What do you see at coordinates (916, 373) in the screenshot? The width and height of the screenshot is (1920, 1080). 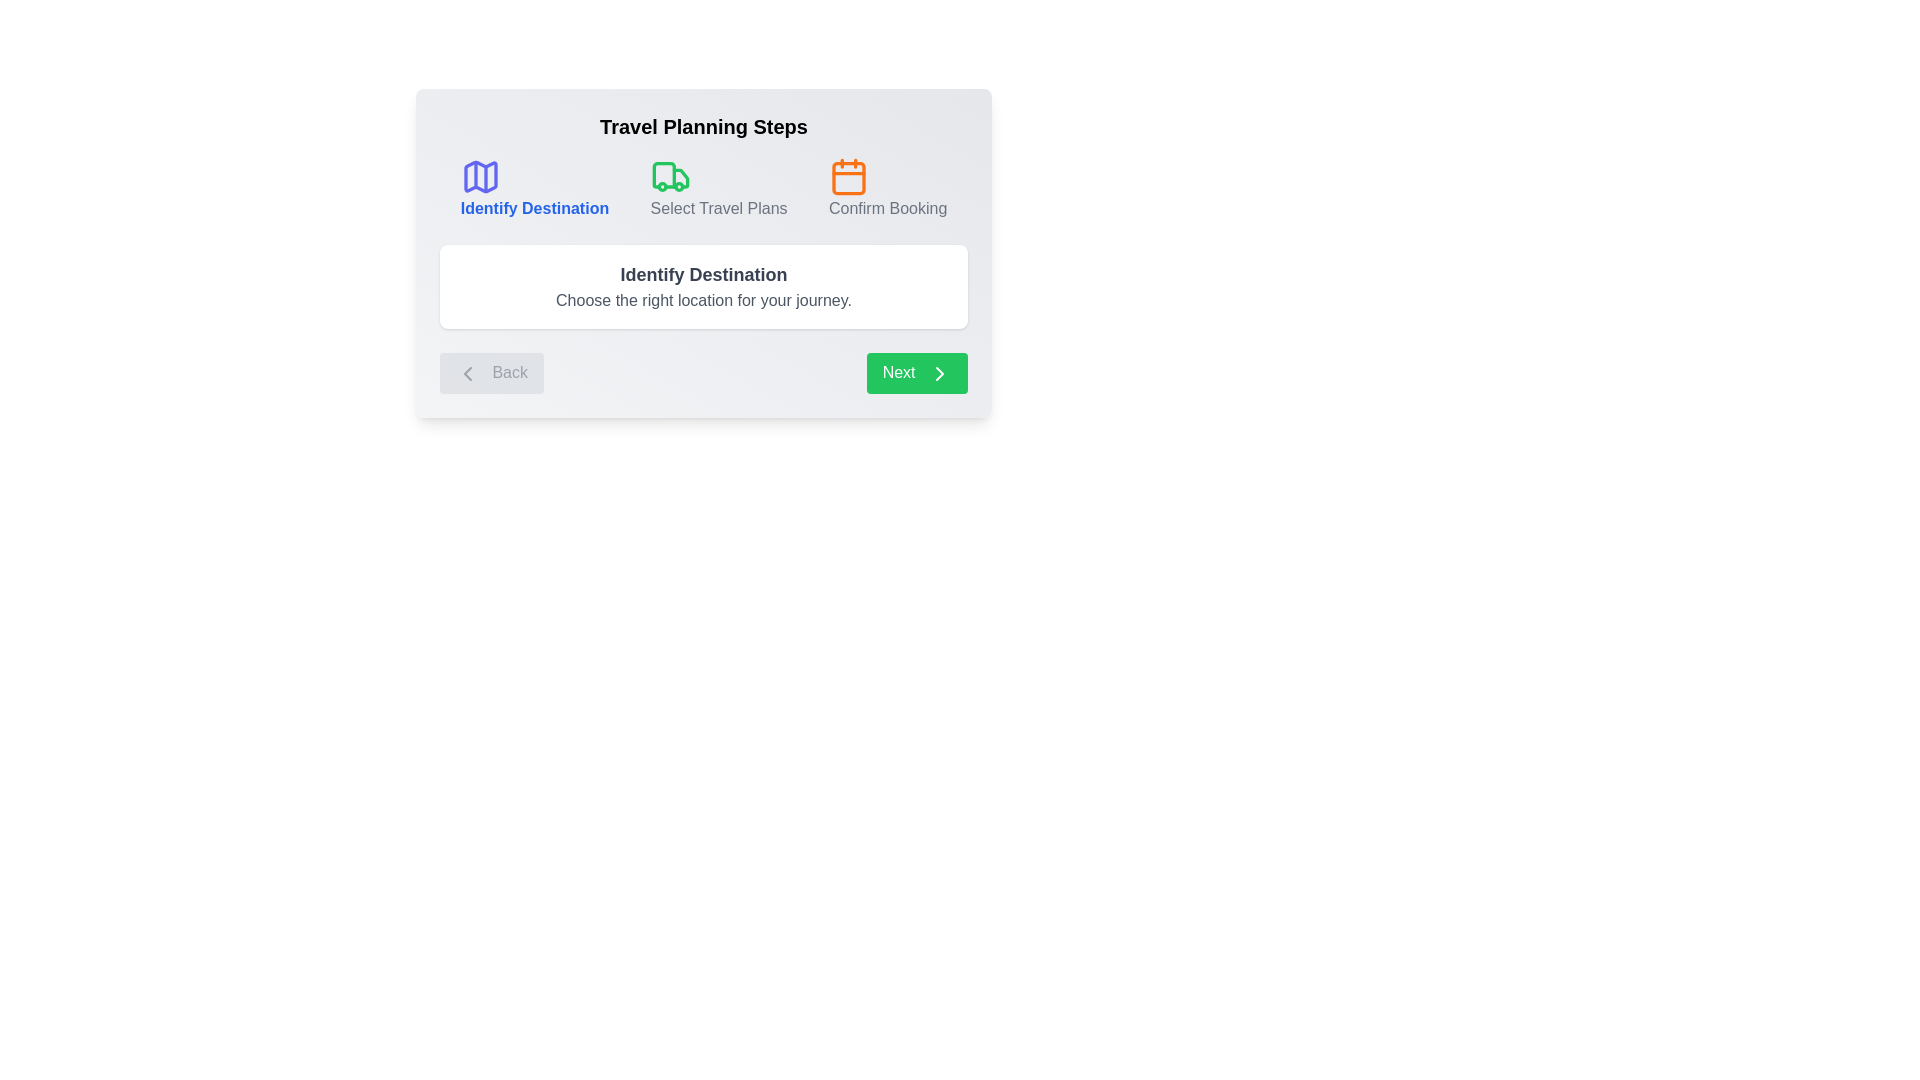 I see `the 'Next' button, which is a rectangular button with rounded corners, a solid green background, white text, and an arrow icon indicating forward navigation` at bounding box center [916, 373].